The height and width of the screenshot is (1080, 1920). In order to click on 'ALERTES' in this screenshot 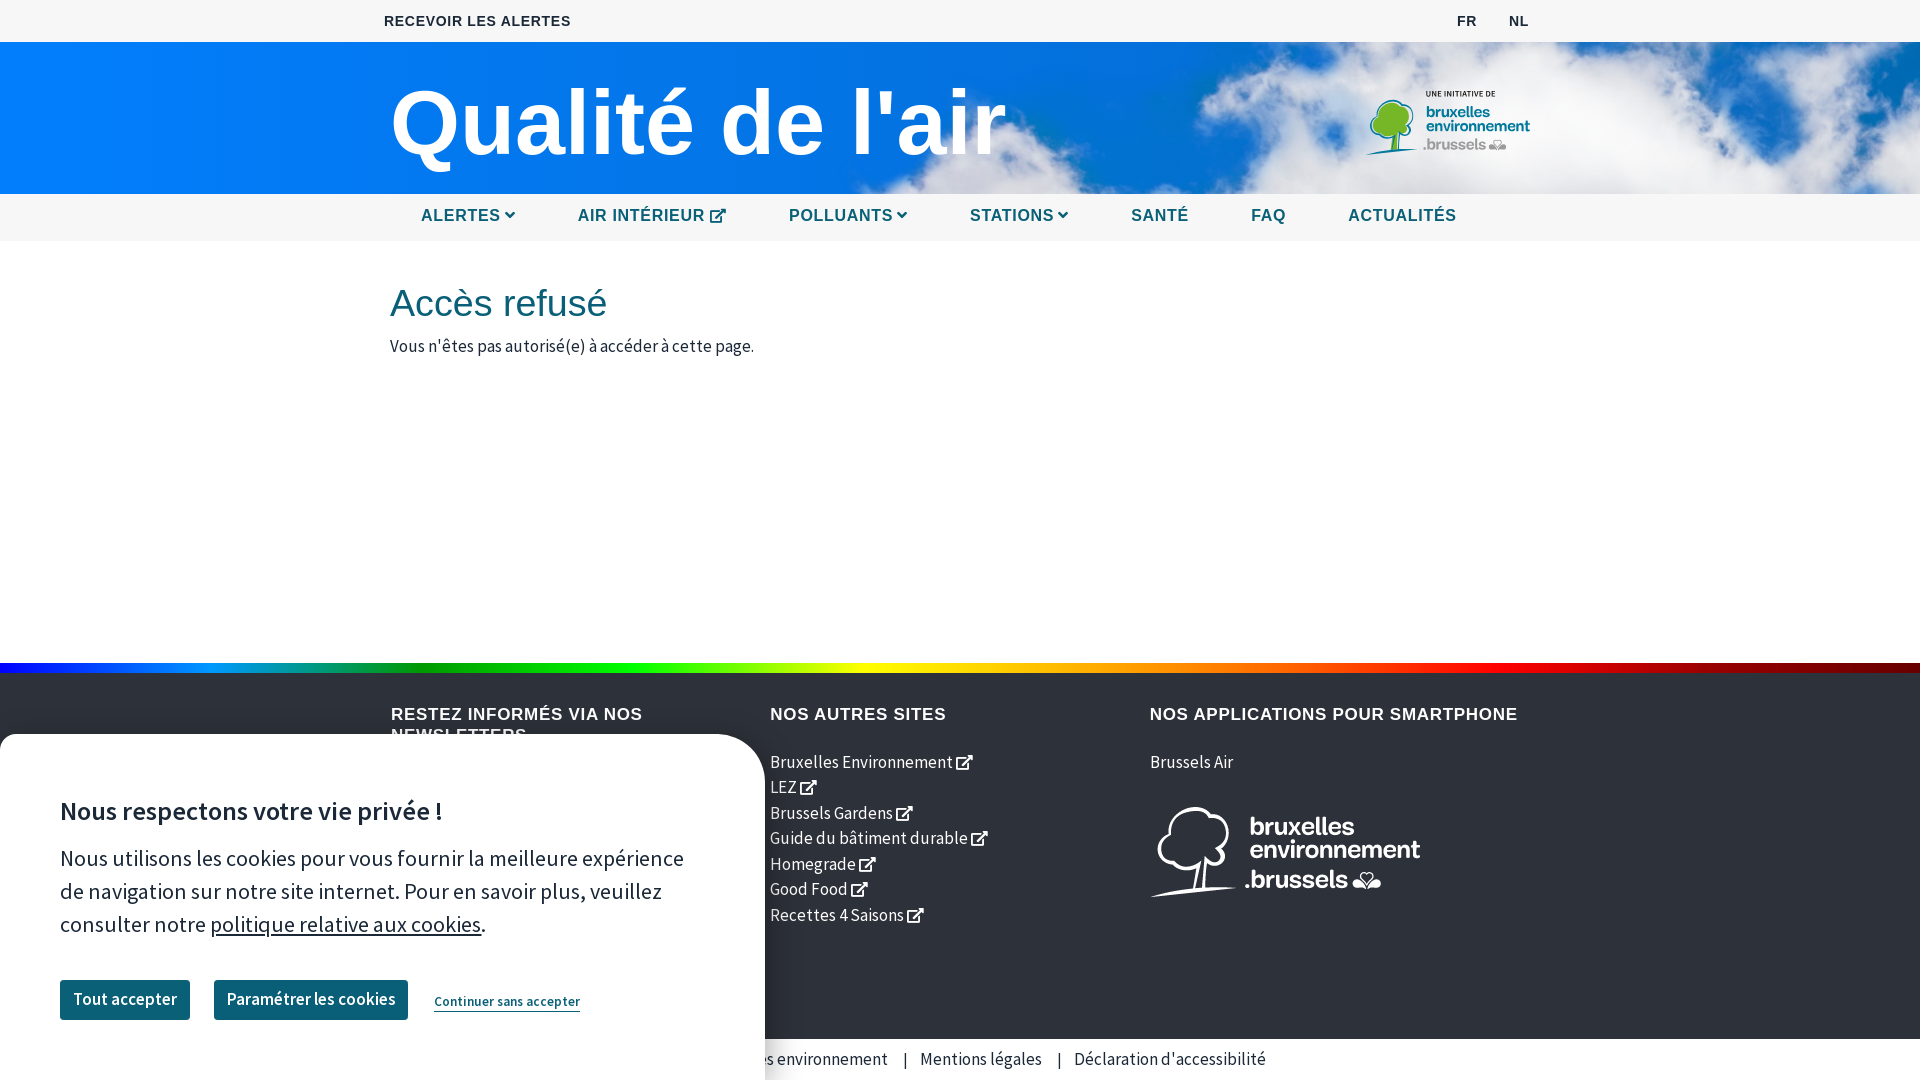, I will do `click(410, 217)`.